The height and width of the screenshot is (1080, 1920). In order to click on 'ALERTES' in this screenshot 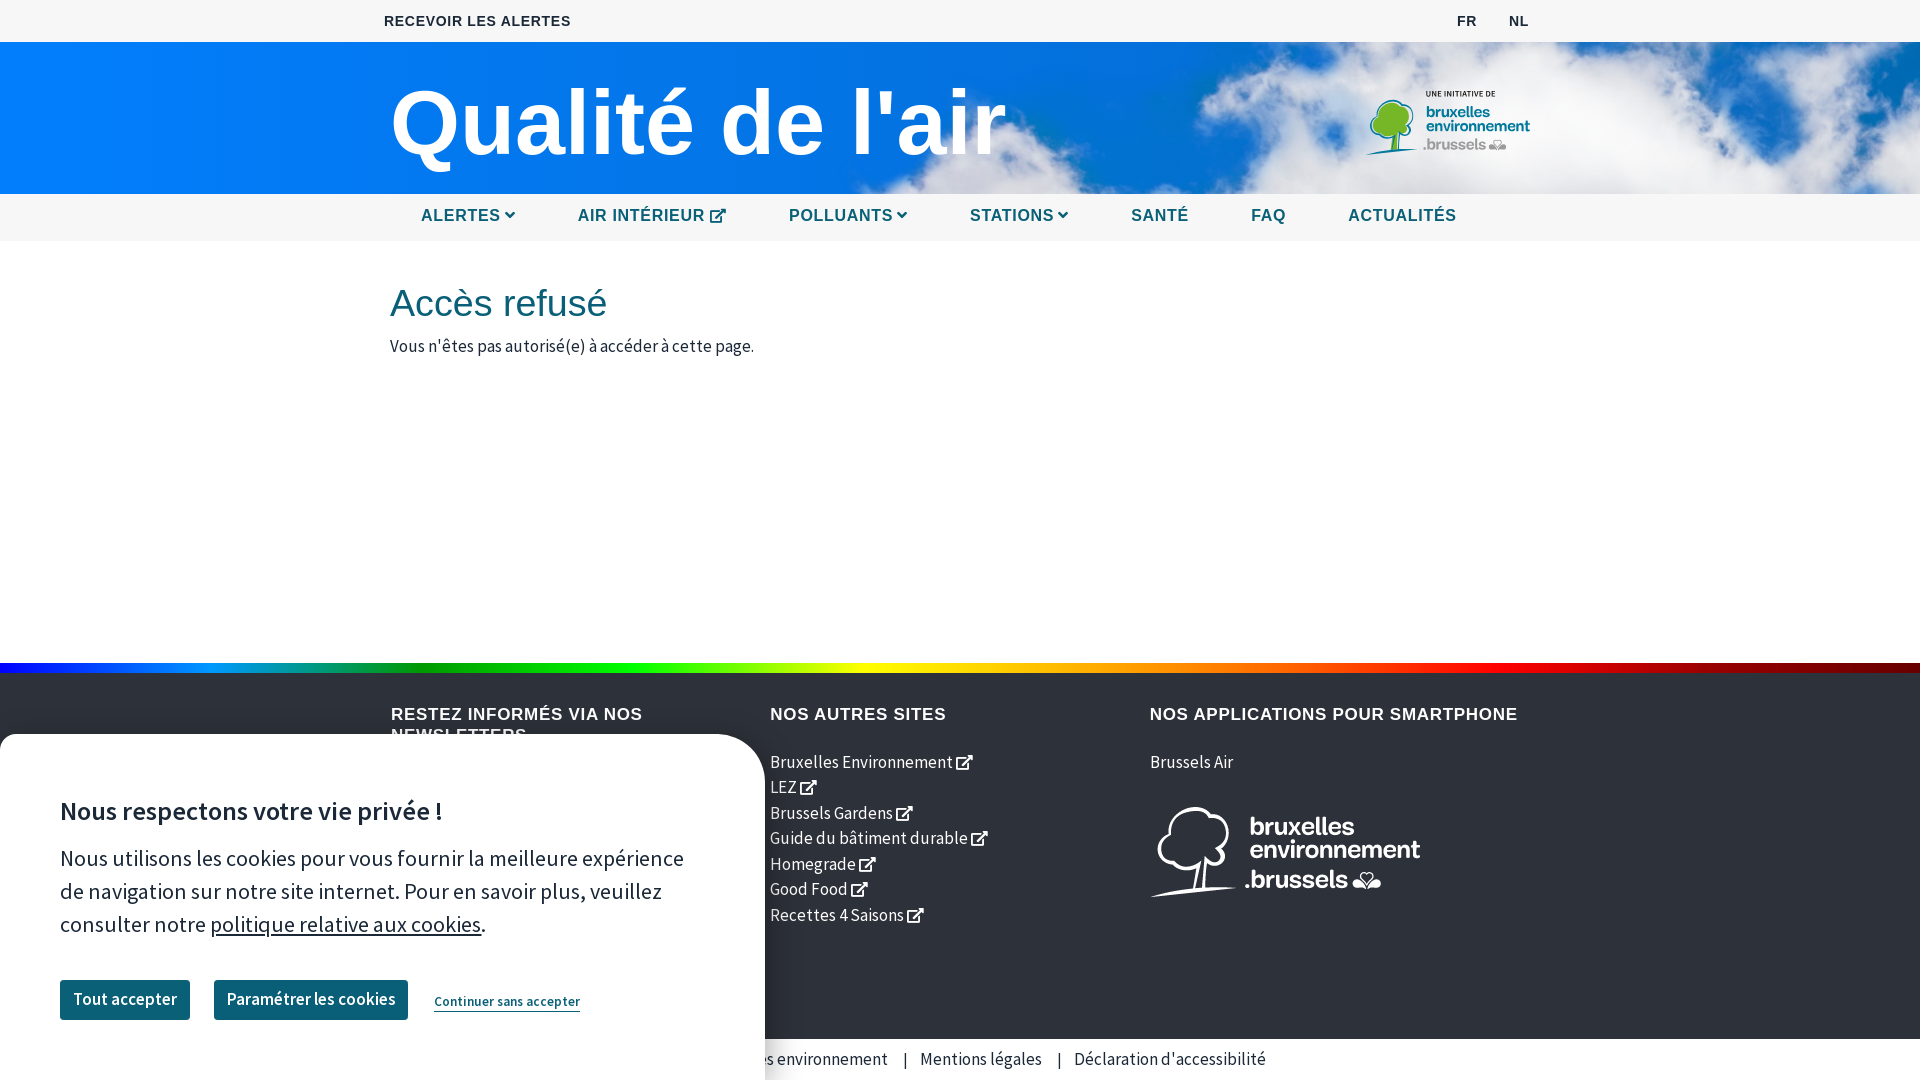, I will do `click(410, 217)`.